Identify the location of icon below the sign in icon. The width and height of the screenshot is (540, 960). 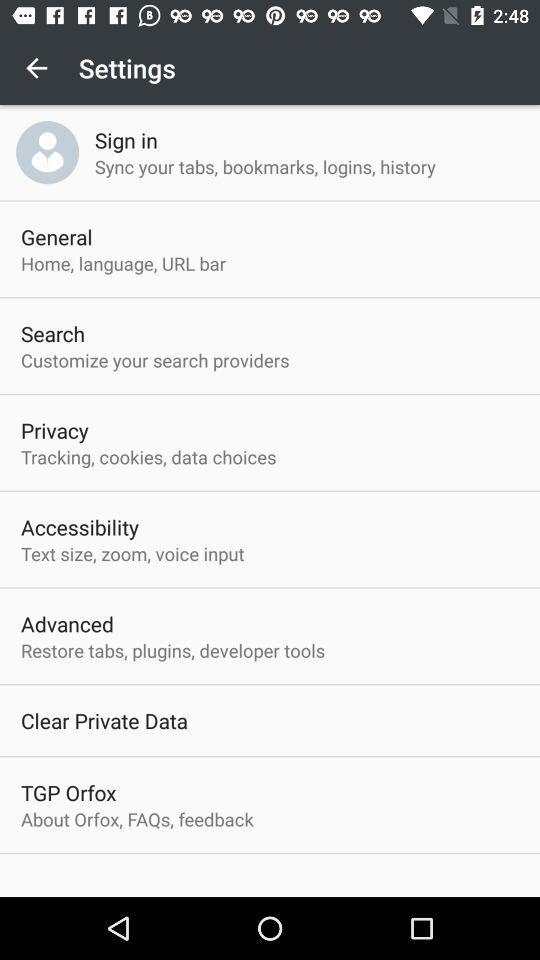
(265, 165).